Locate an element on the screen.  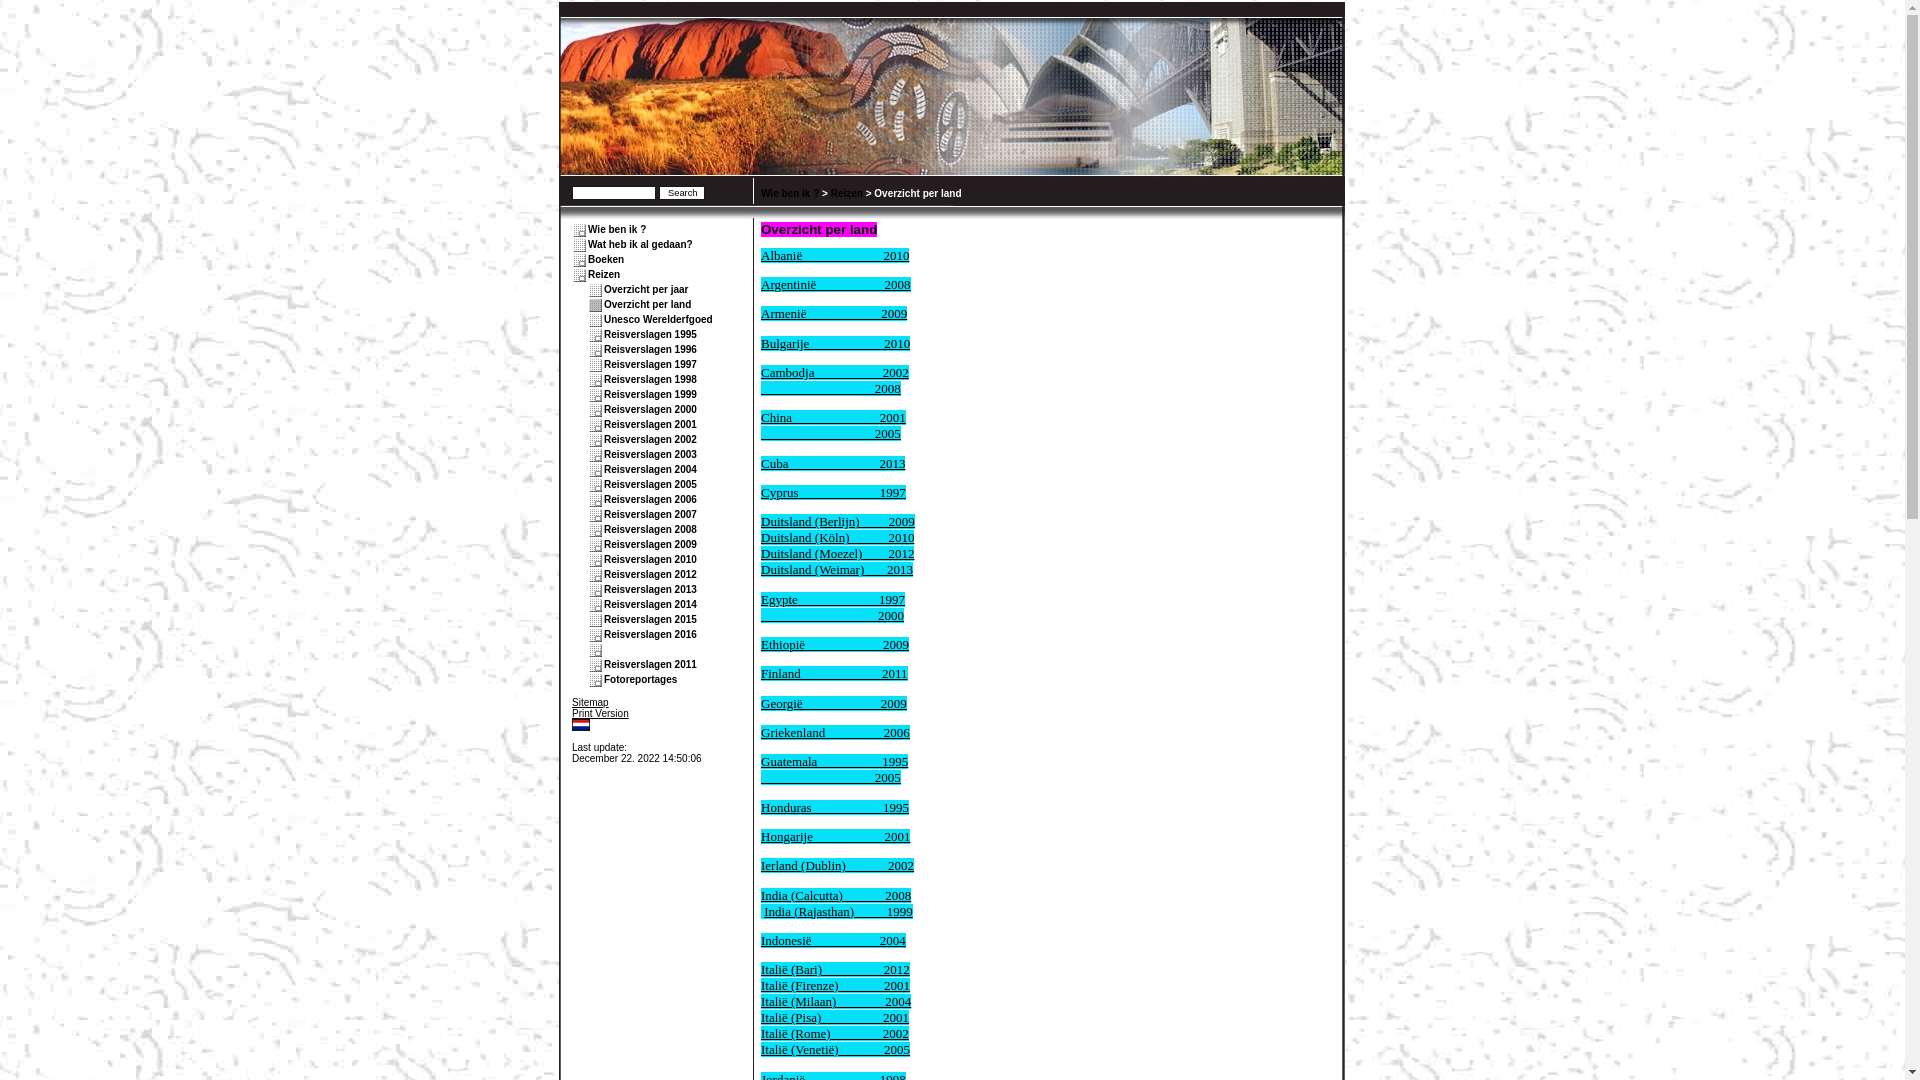
'Print Version' is located at coordinates (599, 712).